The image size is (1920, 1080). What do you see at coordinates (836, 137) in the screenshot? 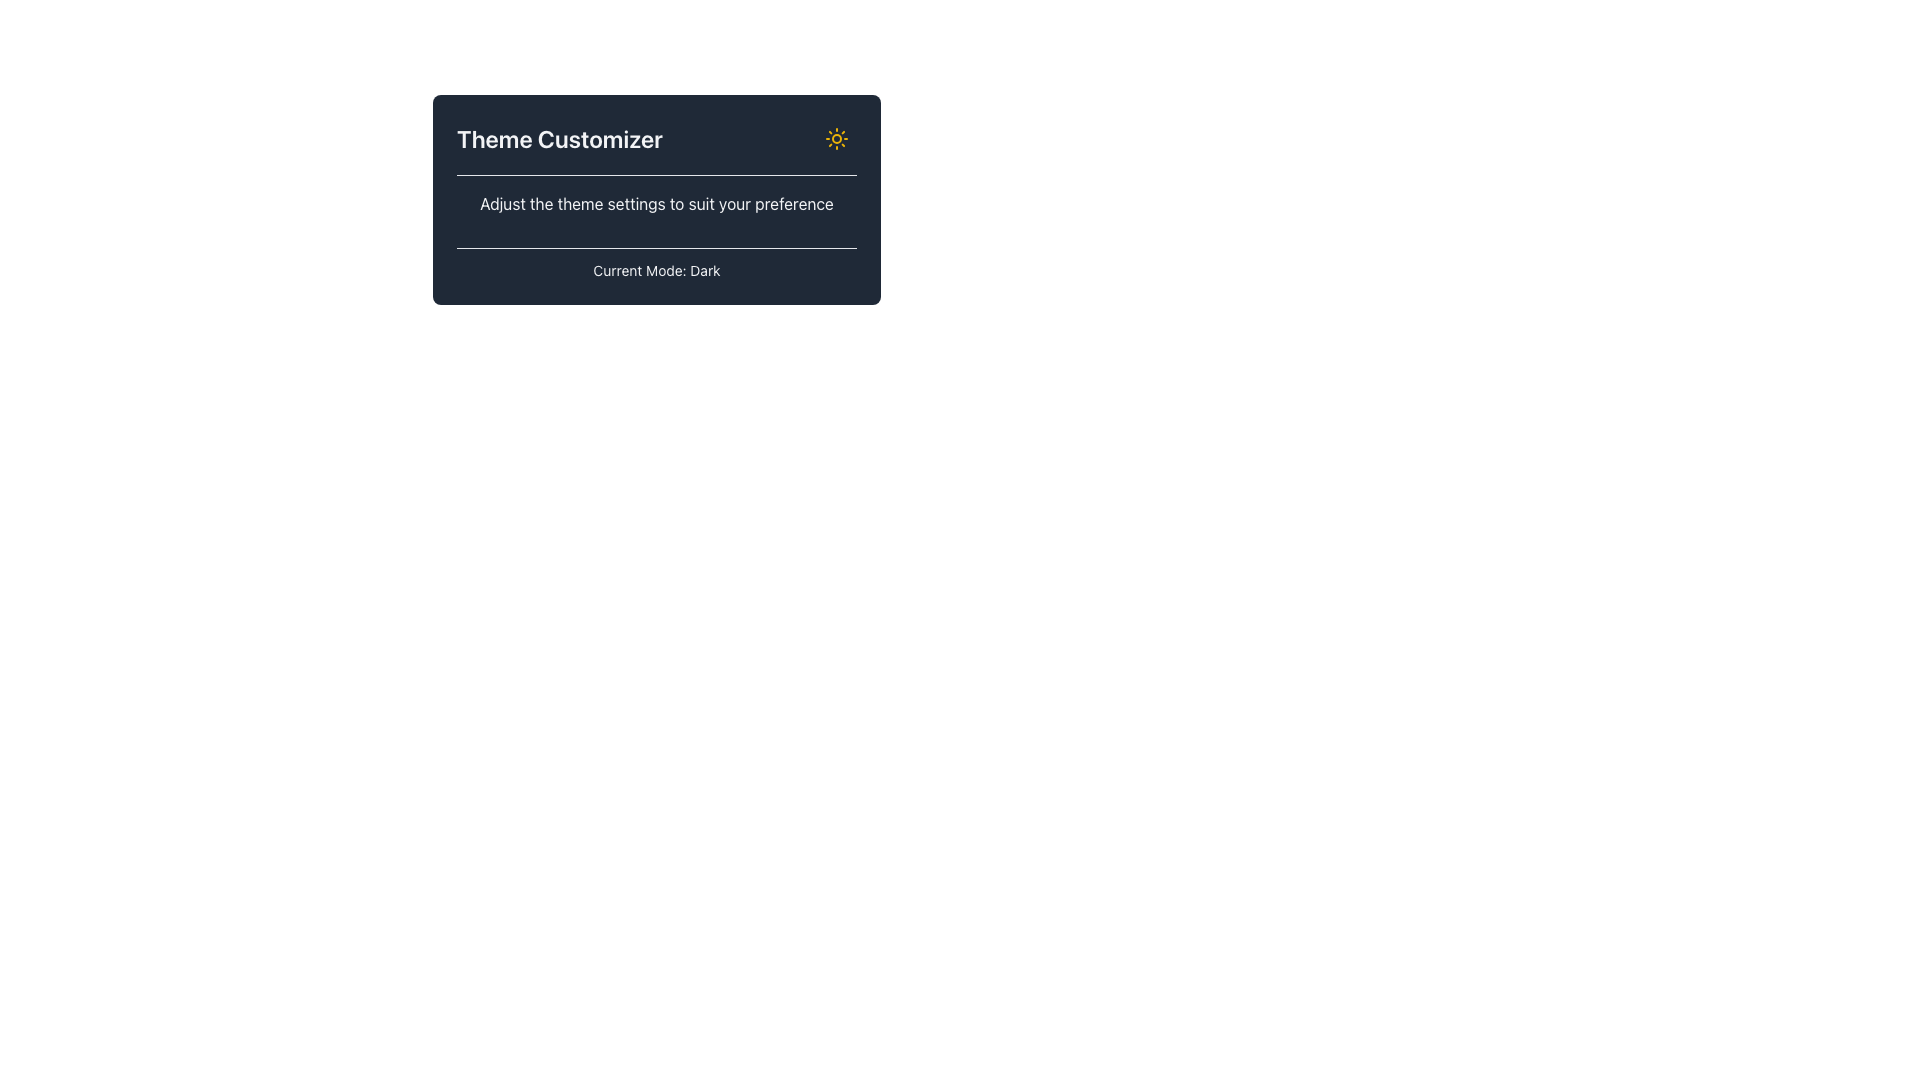
I see `the theme toggle icon located in the top-right section of the 'Theme Customizer' interface` at bounding box center [836, 137].